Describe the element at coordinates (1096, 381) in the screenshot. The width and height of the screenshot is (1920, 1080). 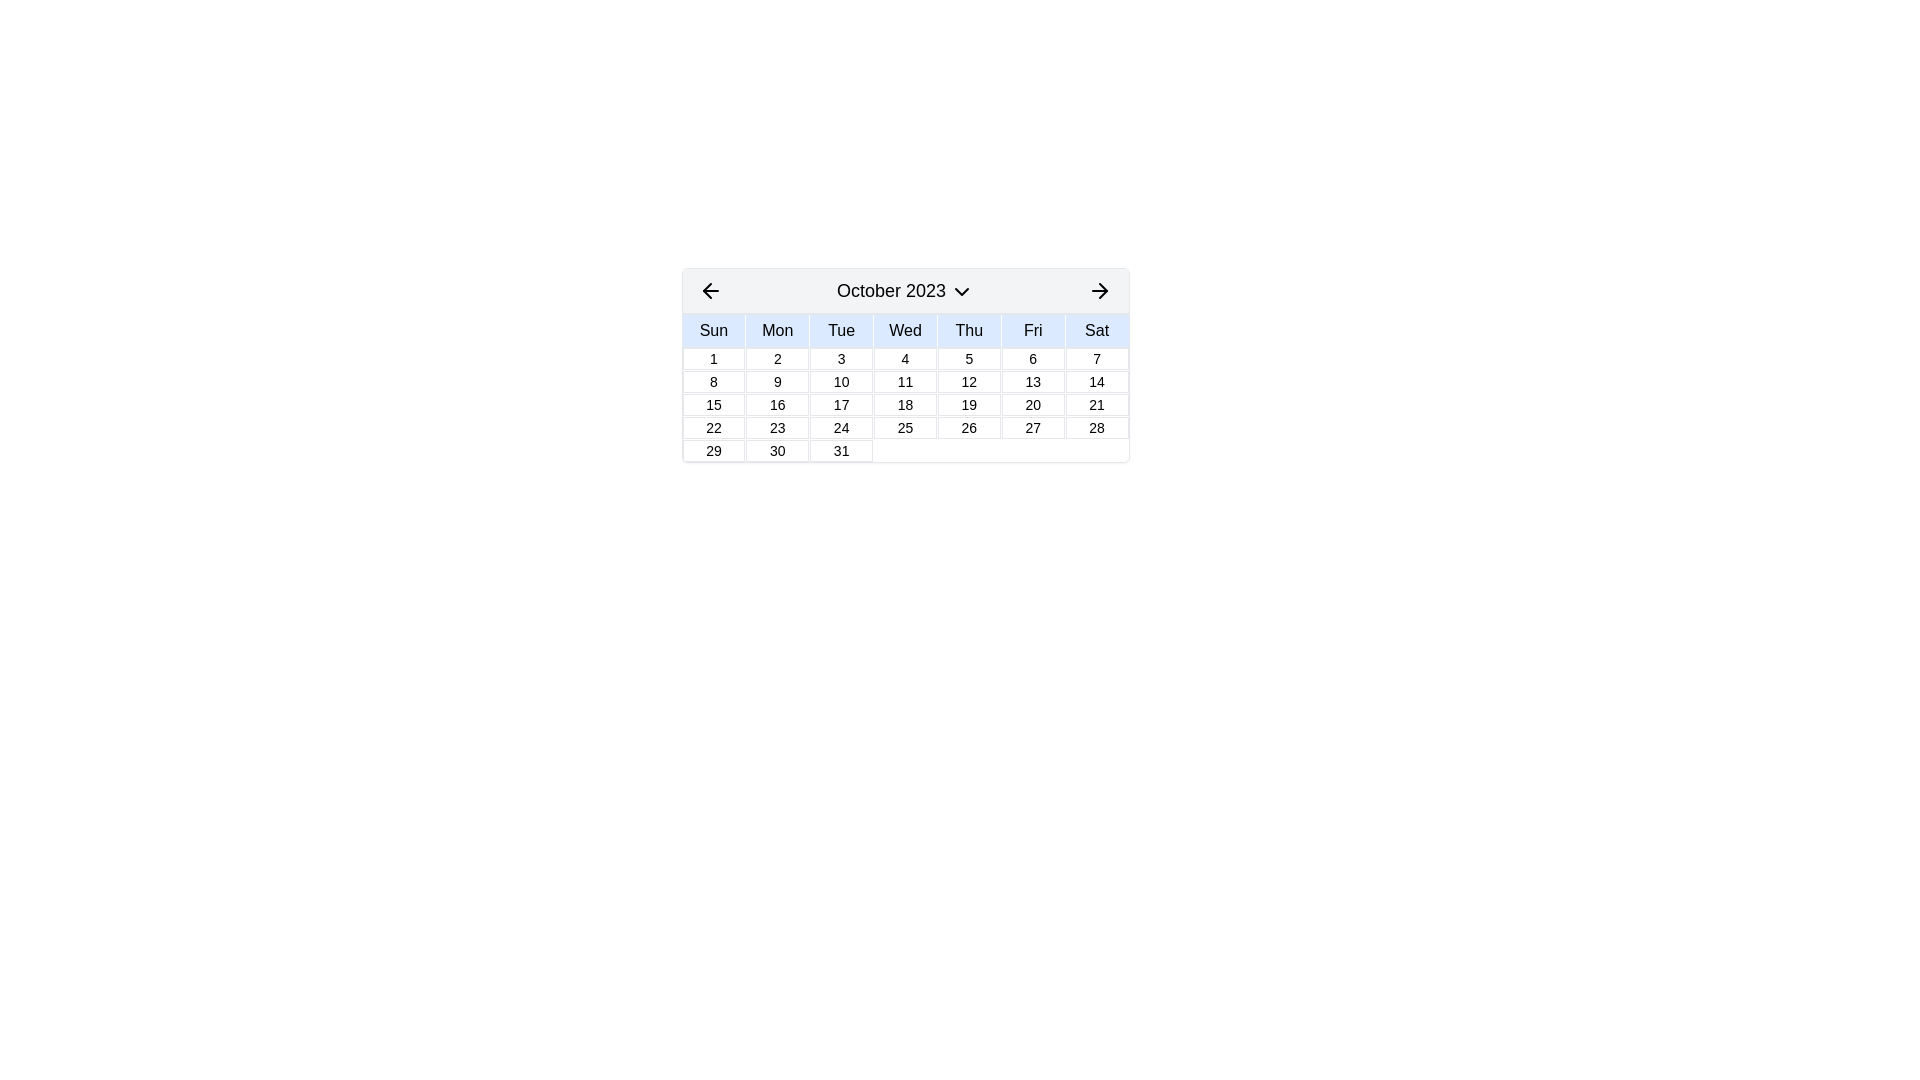
I see `the non-interactive text element displaying the date October 14th, 2023, located in the sixth column and second row of the calendar grid under 'Sat'` at that location.